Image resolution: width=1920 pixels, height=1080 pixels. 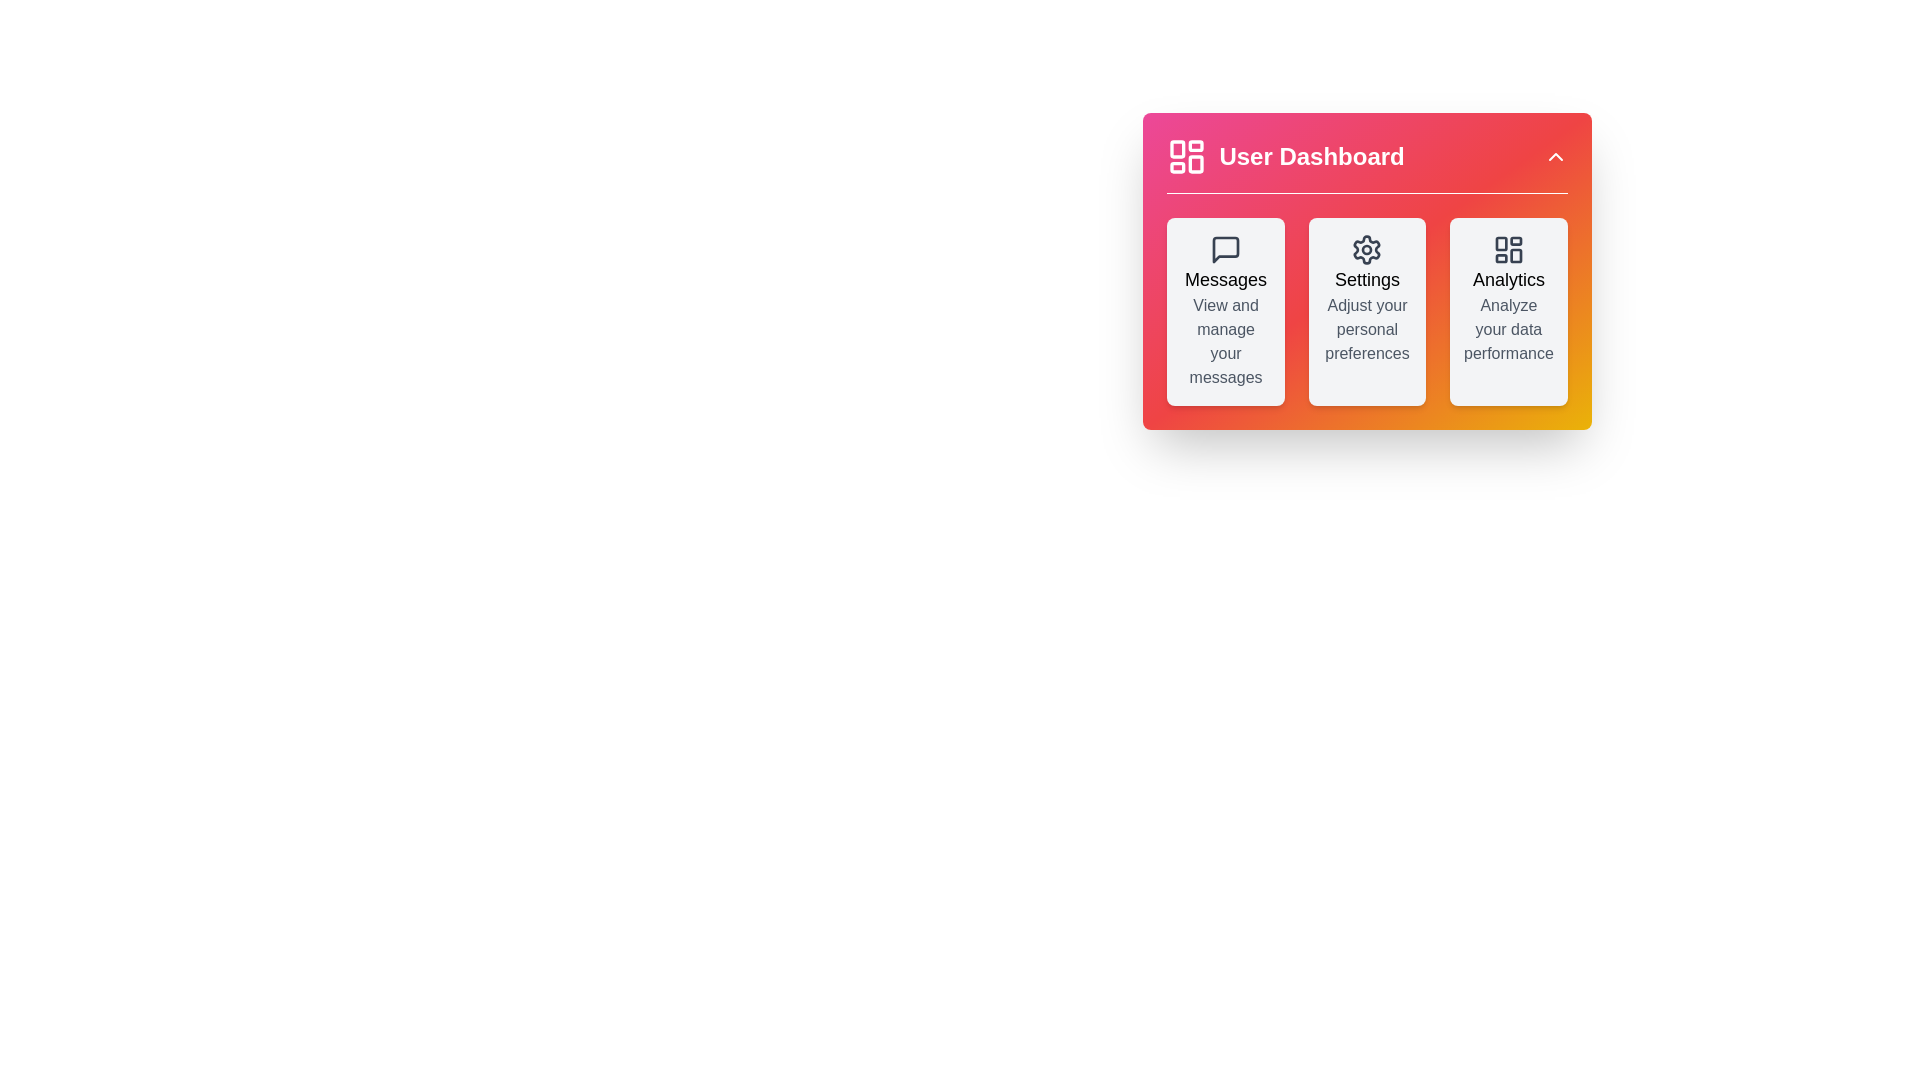 I want to click on the small rectangle in the bottom-right corner of the icon grid in the 'User Dashboard' panel, so click(x=1196, y=163).